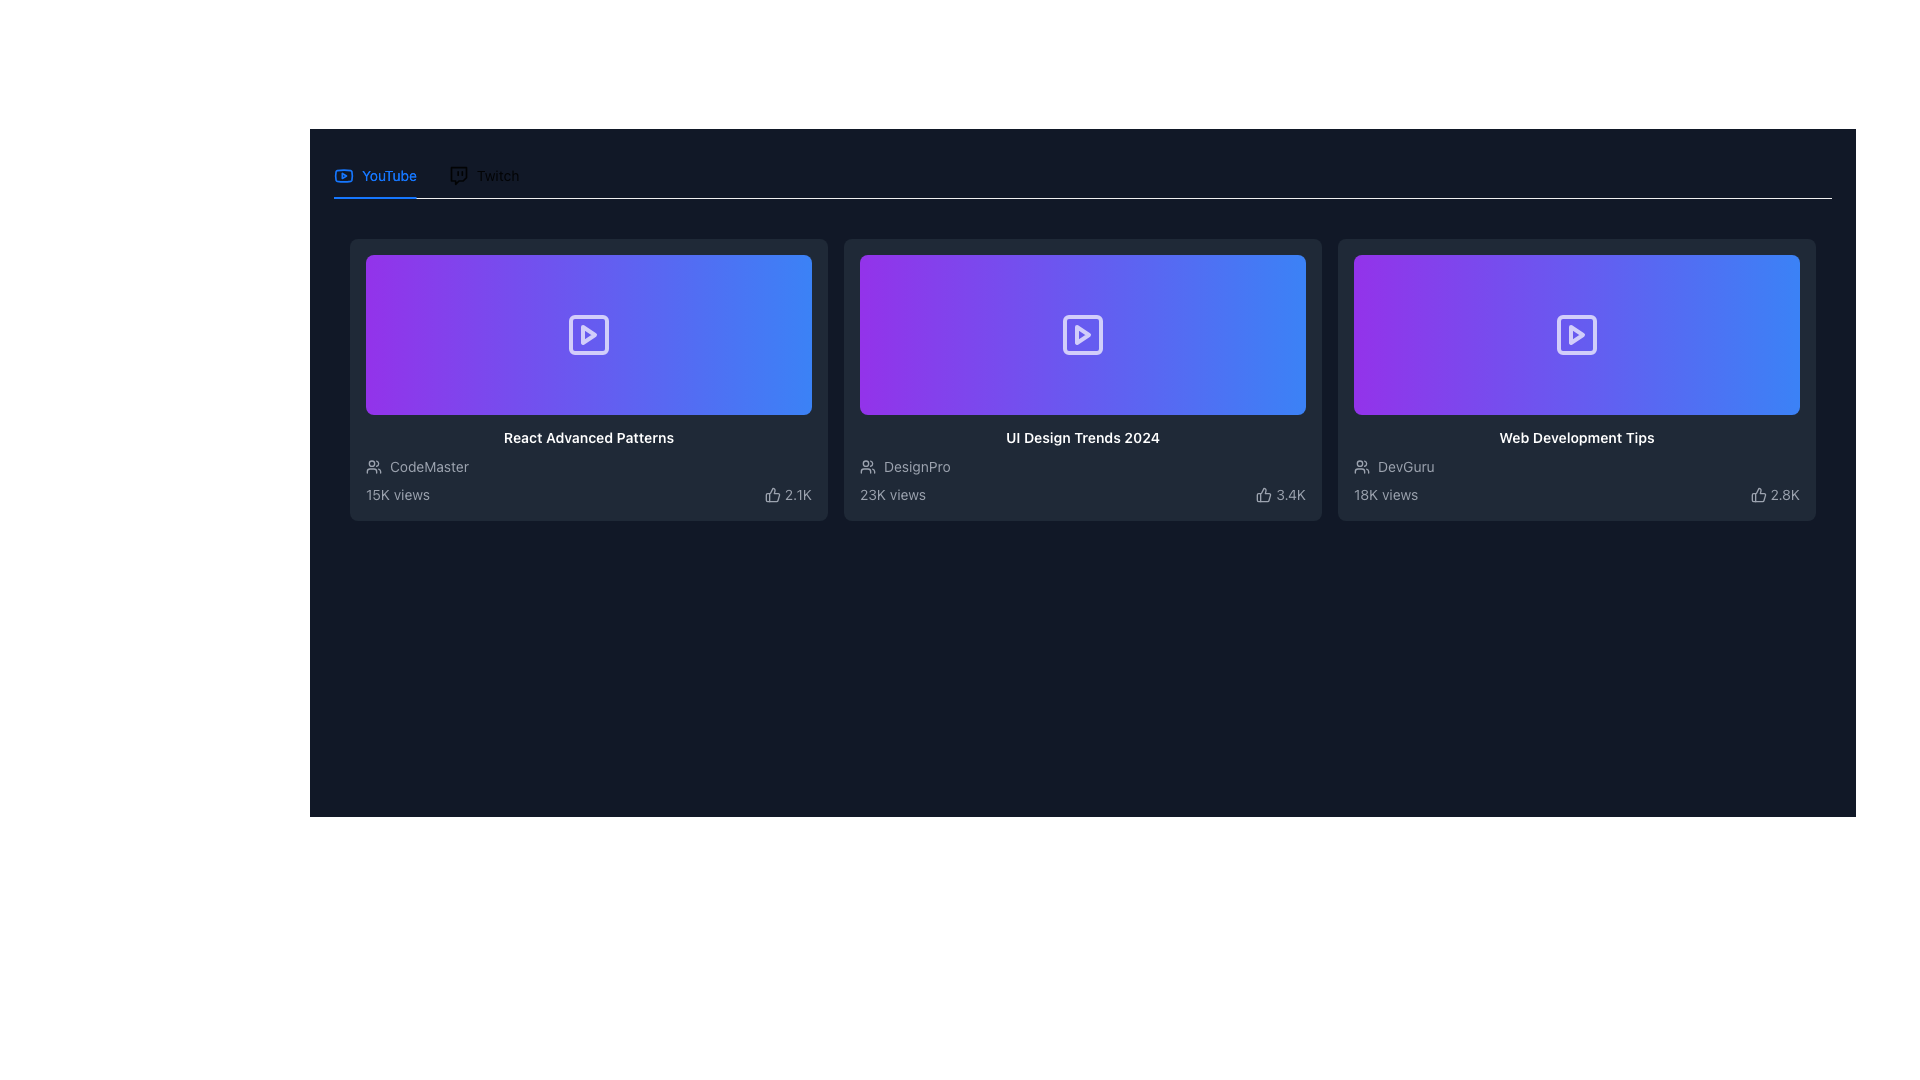  I want to click on the thumbs-up icon located at the bottom right corner of the content card, so click(771, 494).